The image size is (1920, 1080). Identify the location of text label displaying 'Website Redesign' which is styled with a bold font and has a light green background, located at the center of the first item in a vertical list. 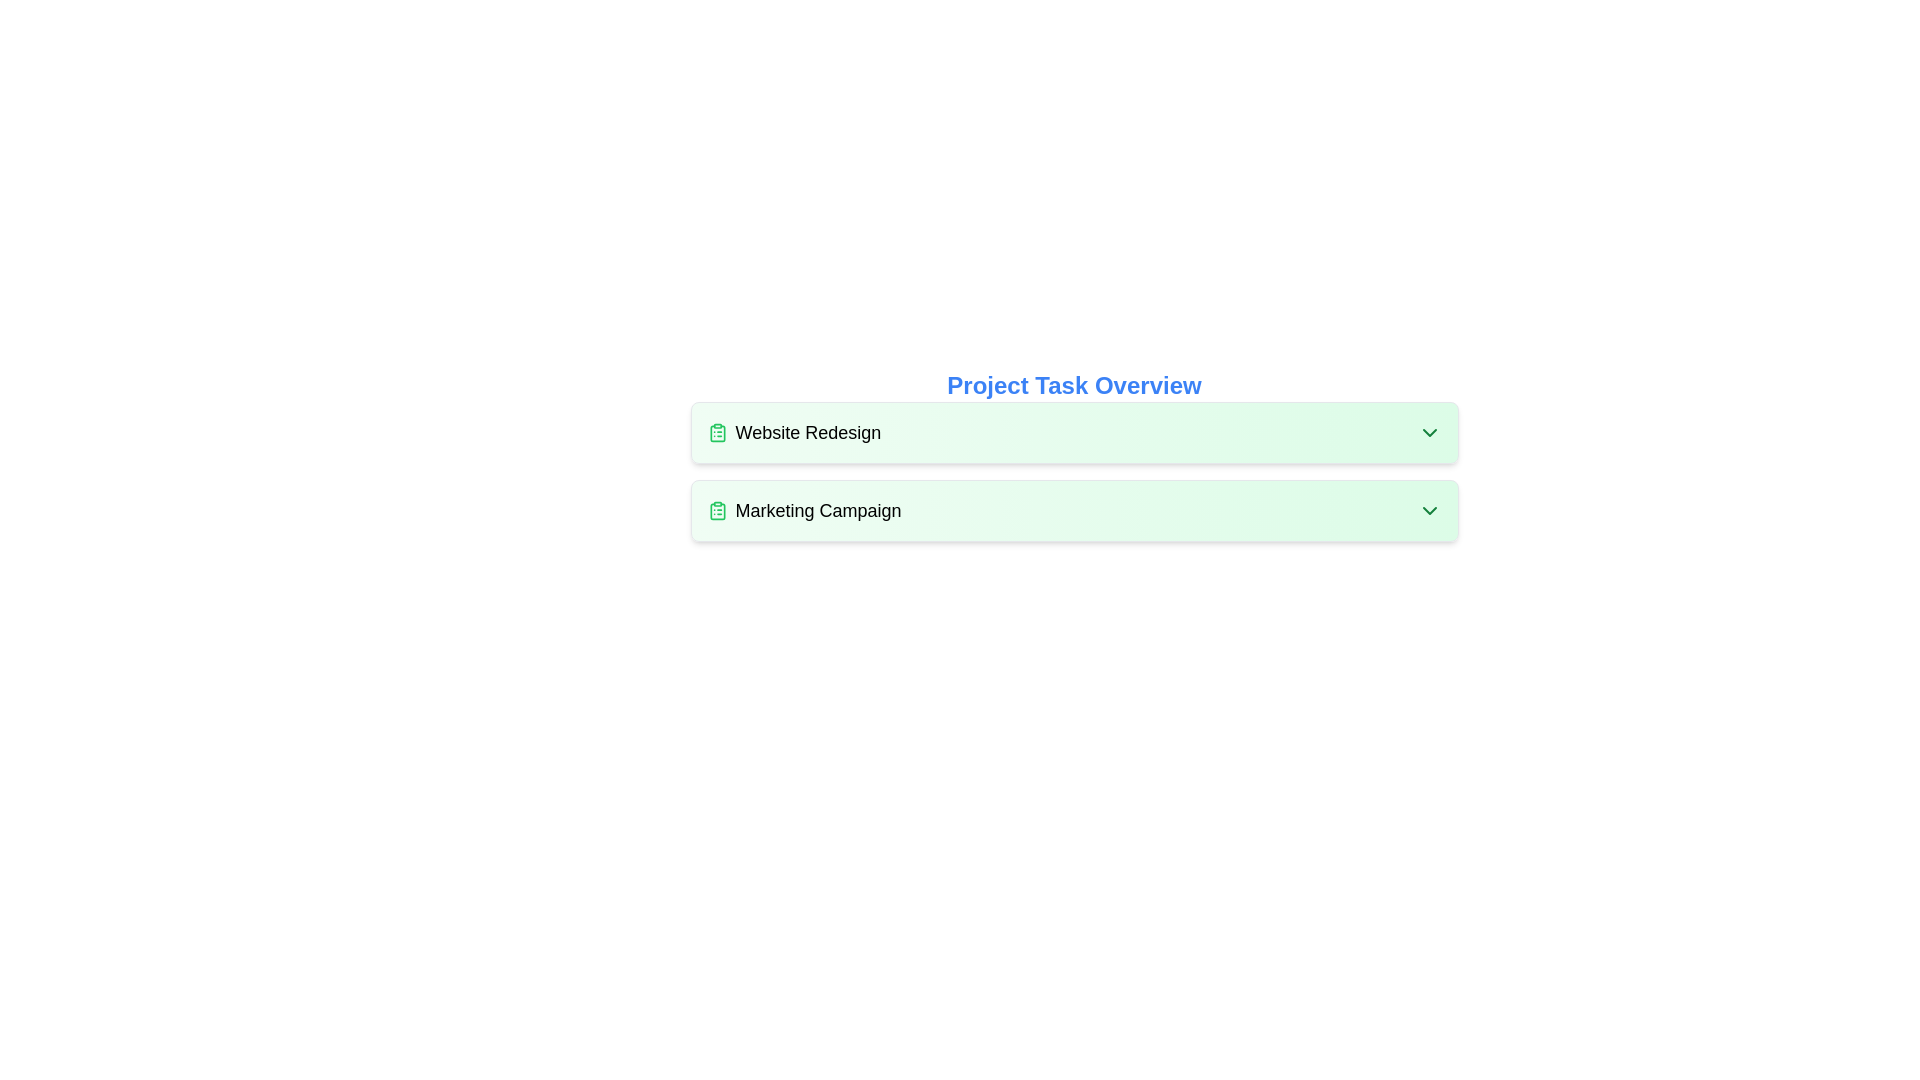
(808, 431).